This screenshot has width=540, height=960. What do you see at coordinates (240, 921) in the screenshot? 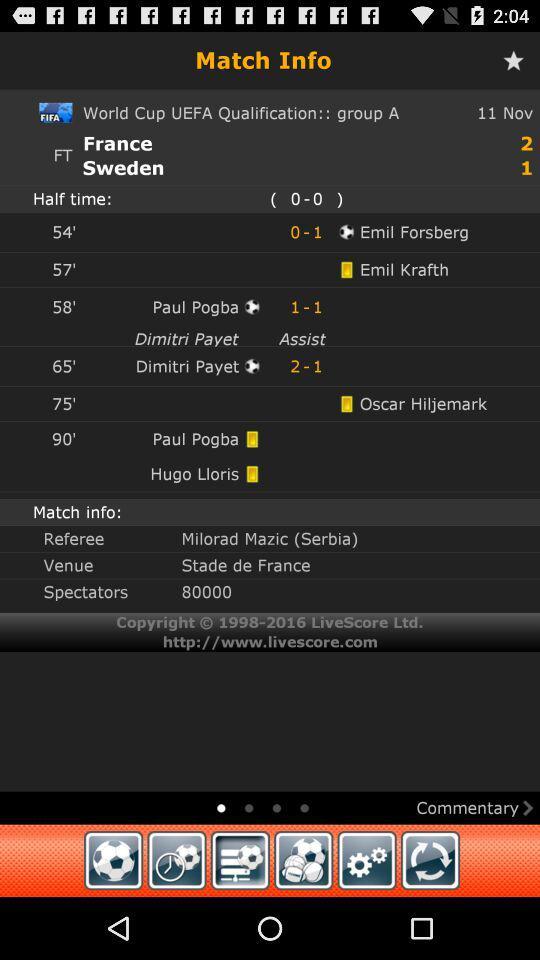
I see `the sliders icon` at bounding box center [240, 921].